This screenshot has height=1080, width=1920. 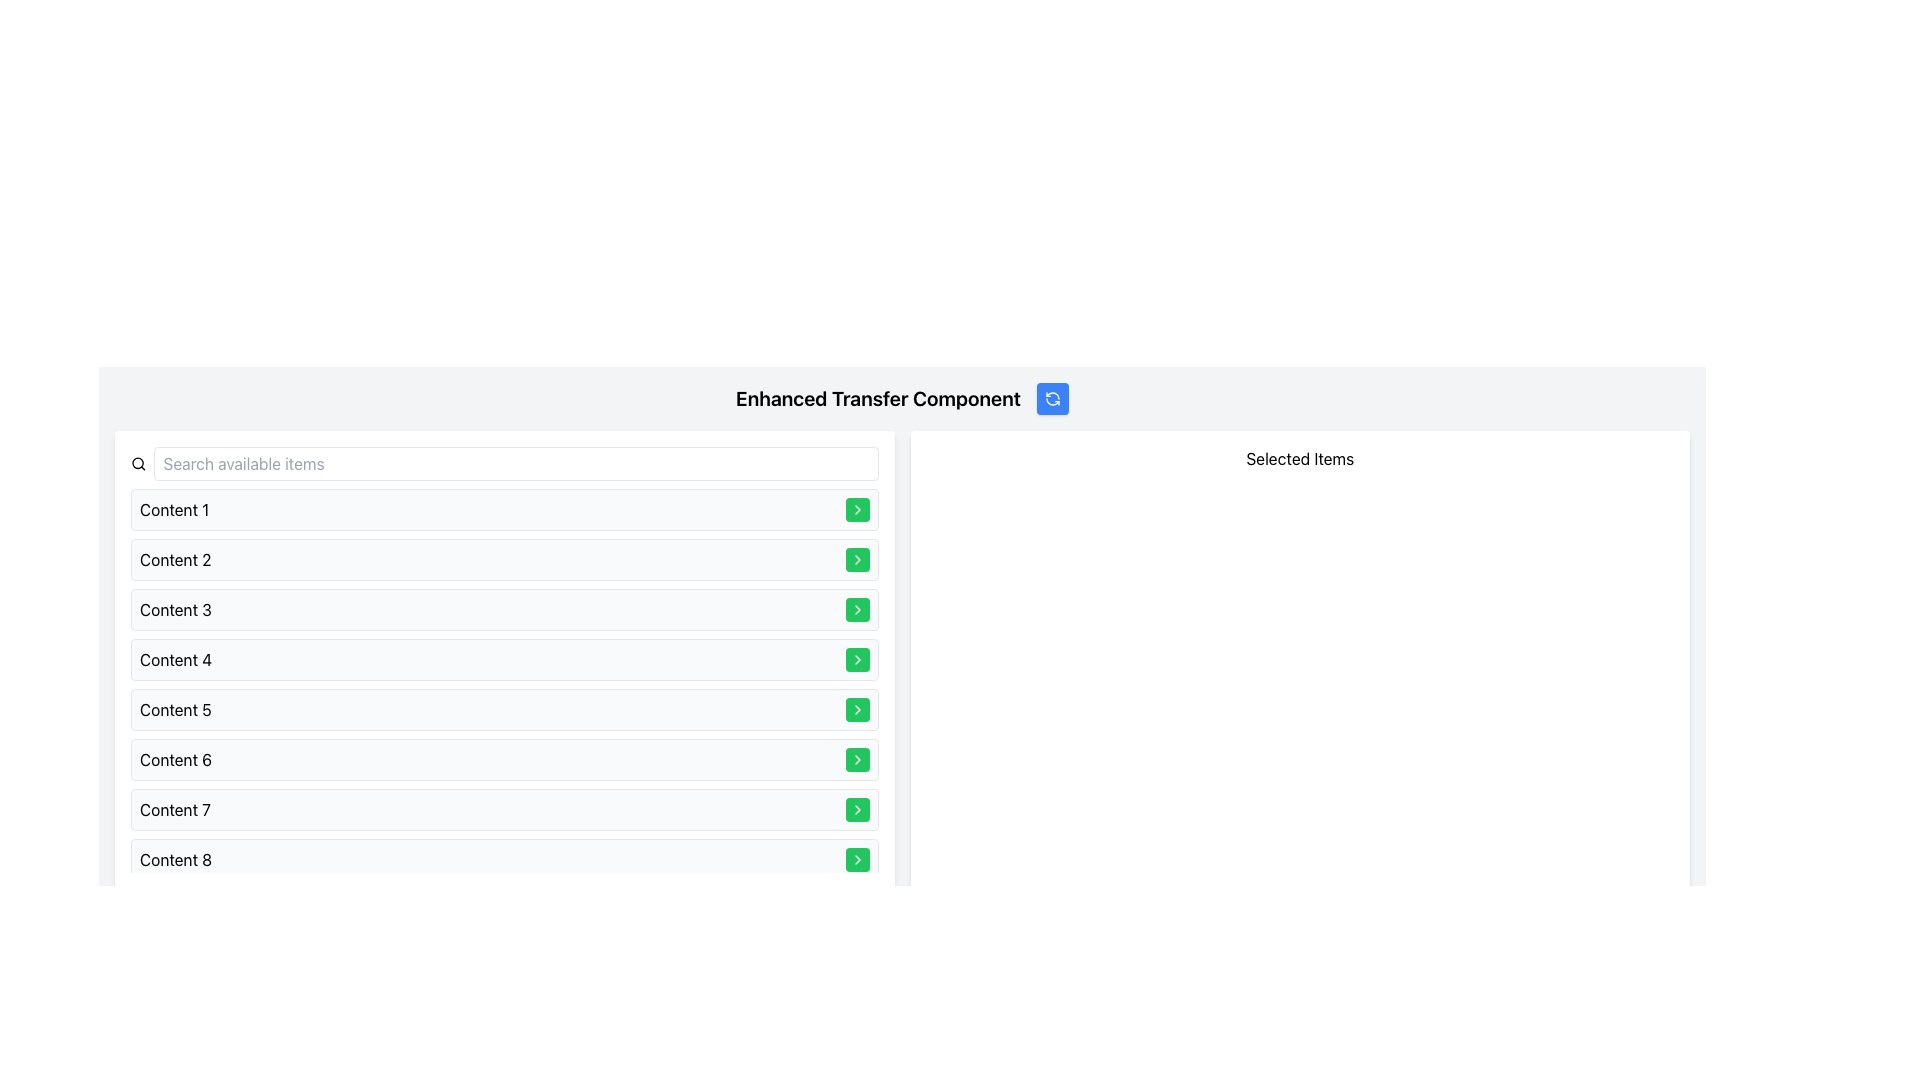 What do you see at coordinates (857, 659) in the screenshot?
I see `the small rectangular green button with a rounded border and a rightward chevron icon located on the right side of the 'Content 4' list item` at bounding box center [857, 659].